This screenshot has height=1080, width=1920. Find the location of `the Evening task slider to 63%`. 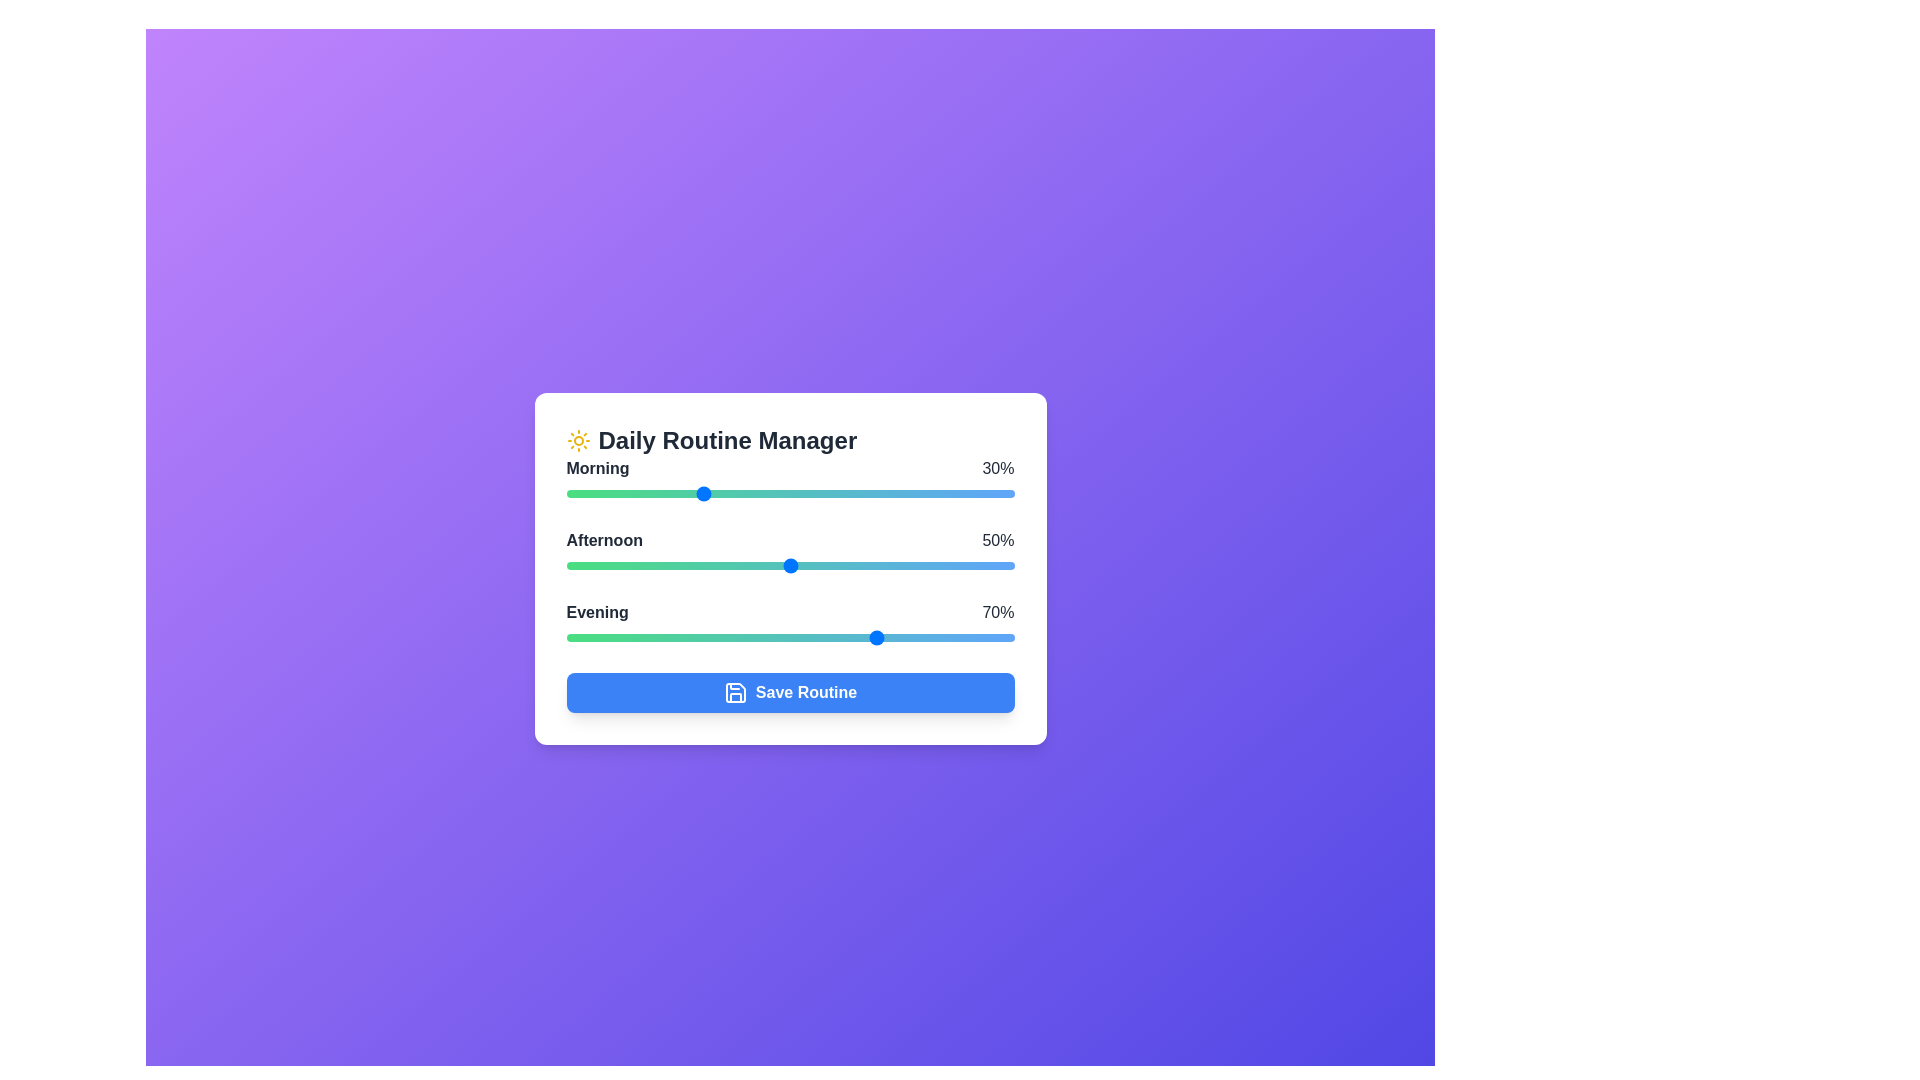

the Evening task slider to 63% is located at coordinates (848, 637).